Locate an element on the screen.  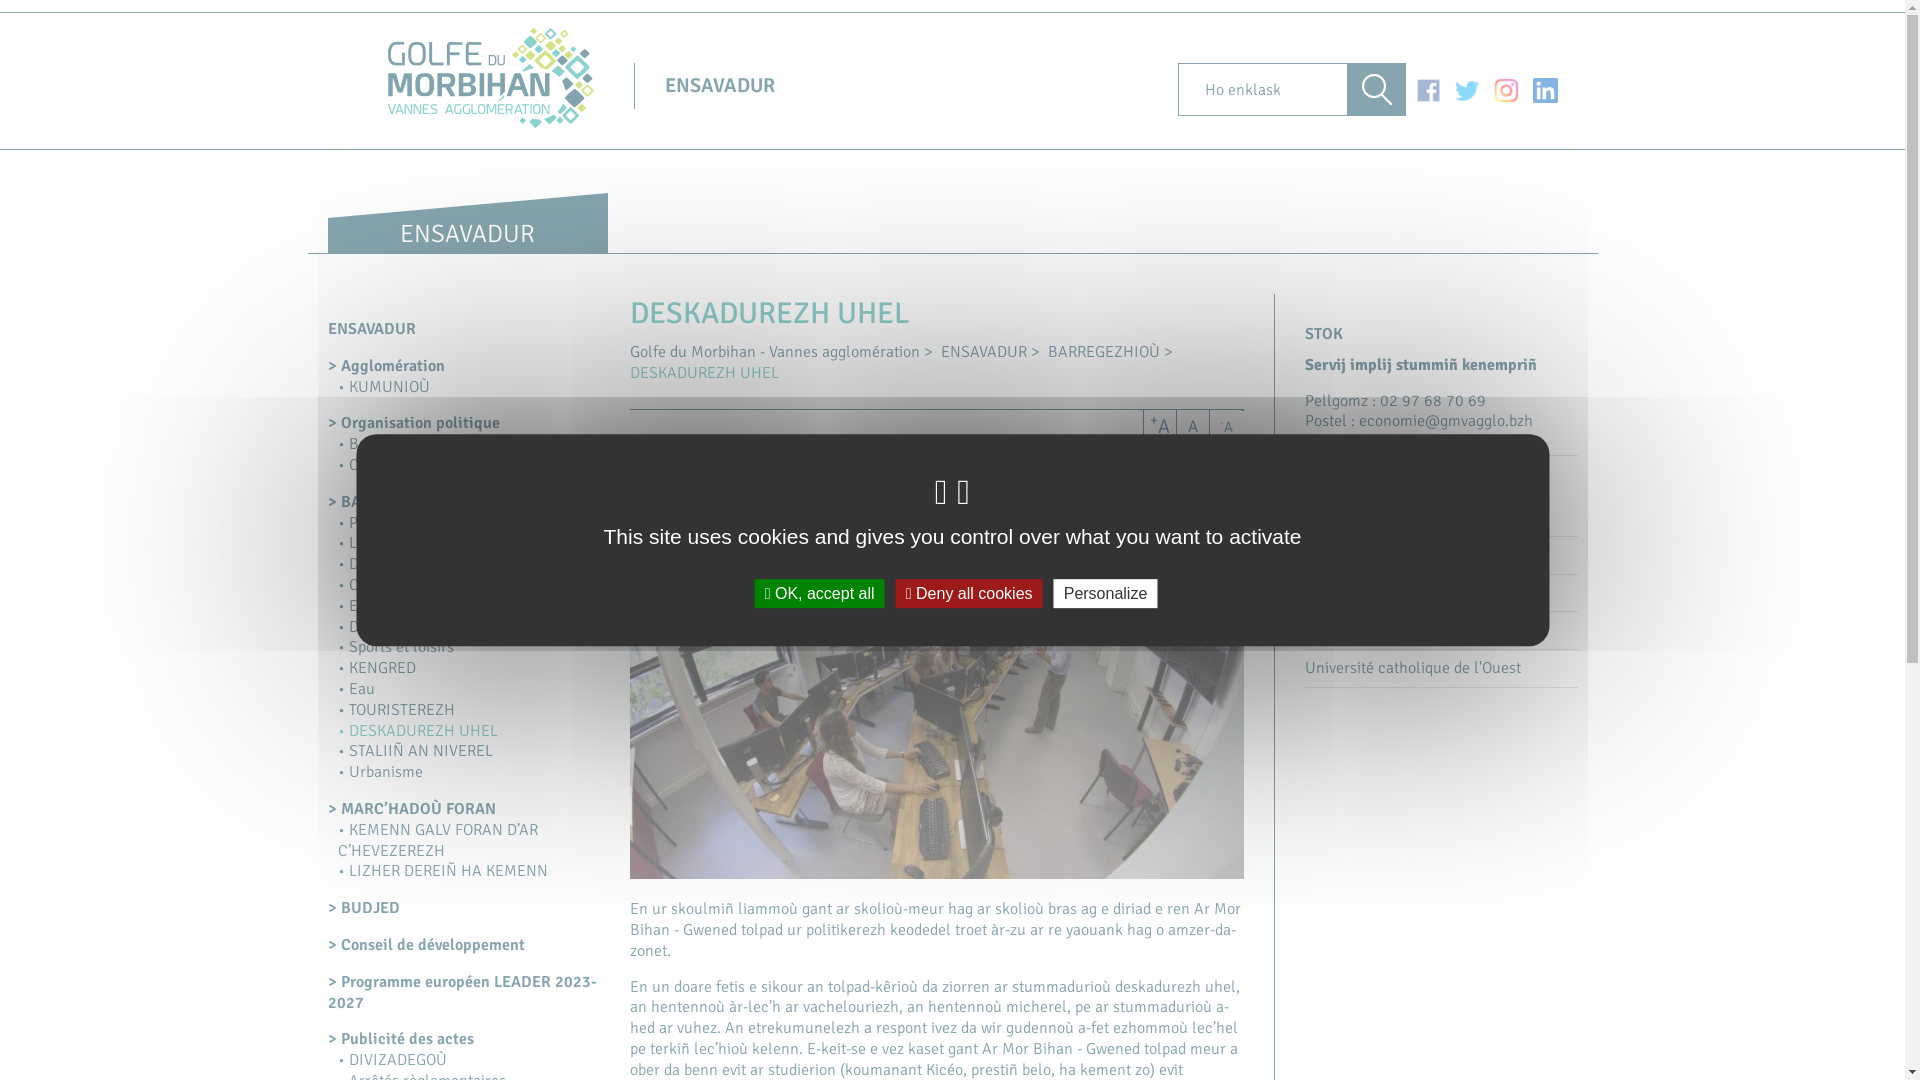
'KENGRED' is located at coordinates (377, 667).